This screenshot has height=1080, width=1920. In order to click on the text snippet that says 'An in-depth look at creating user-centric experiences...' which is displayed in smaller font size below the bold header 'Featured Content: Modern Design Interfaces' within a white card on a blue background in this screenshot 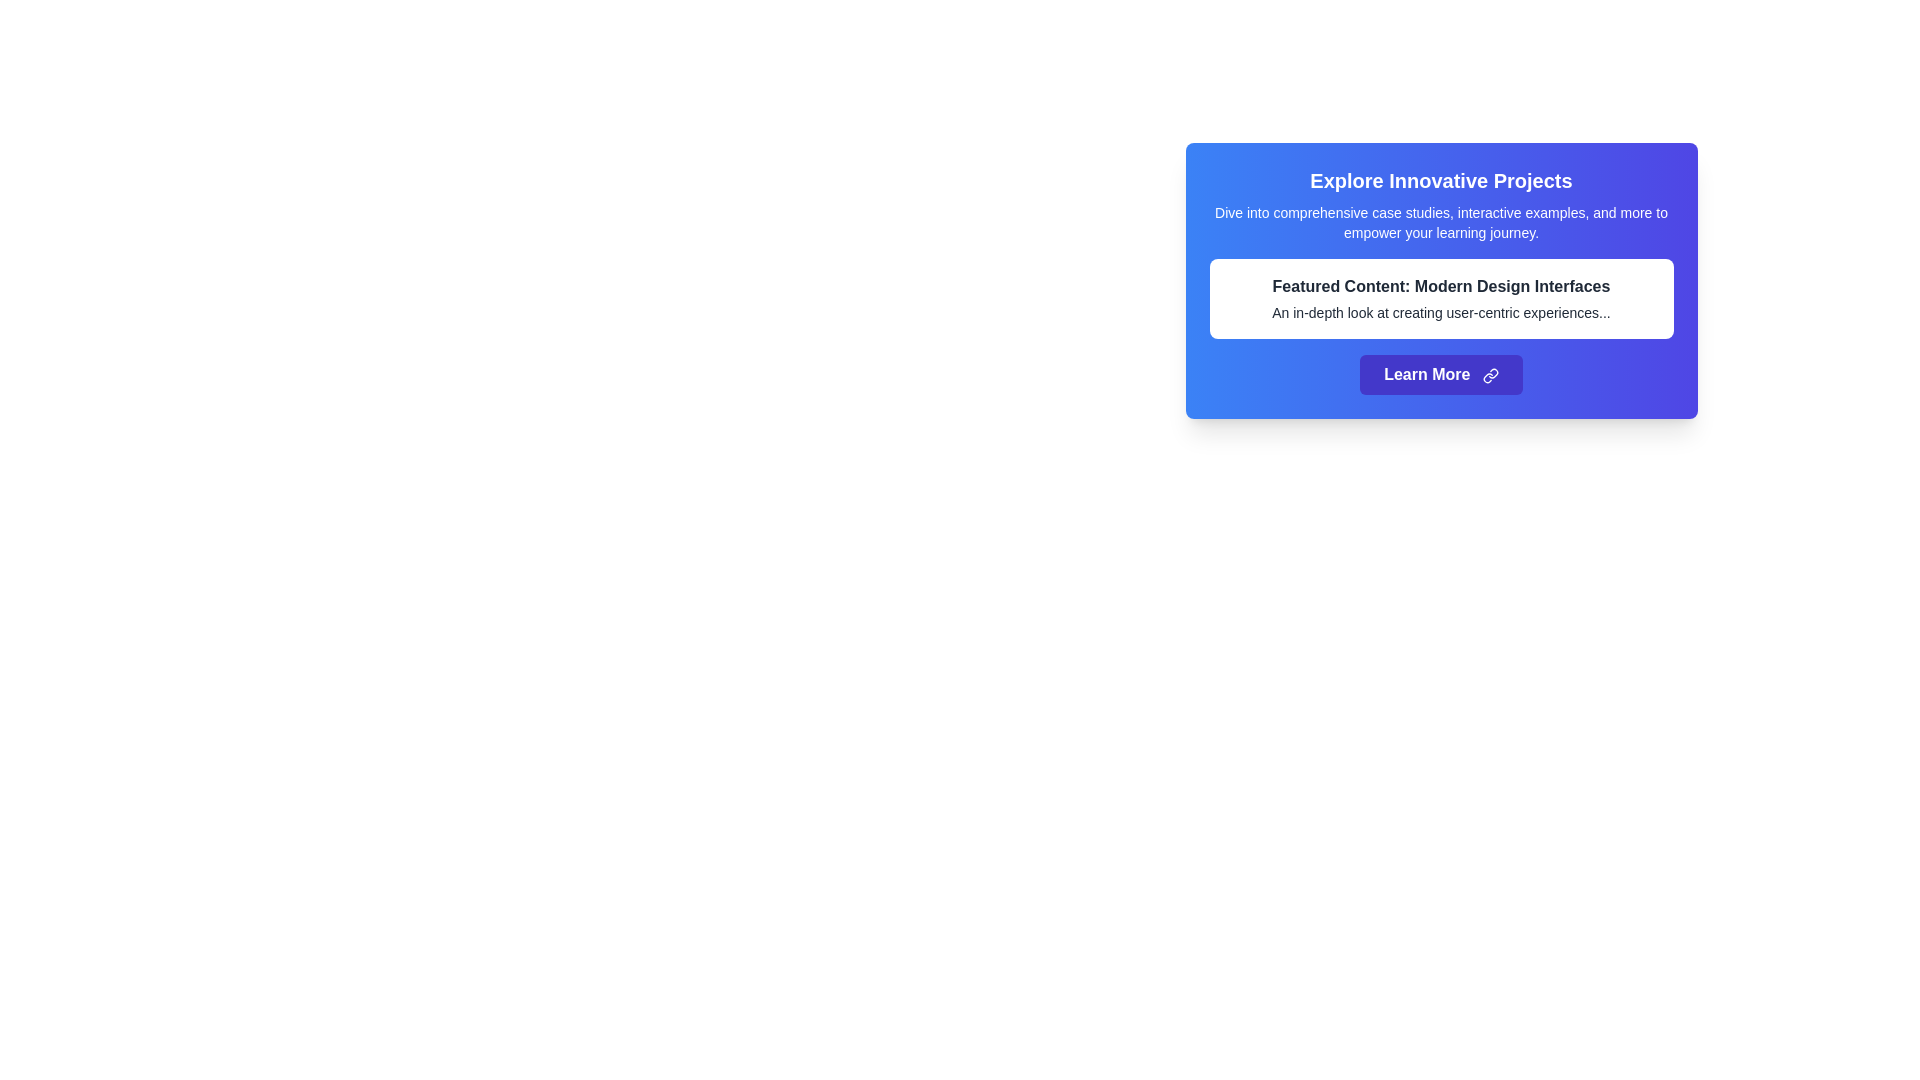, I will do `click(1441, 312)`.